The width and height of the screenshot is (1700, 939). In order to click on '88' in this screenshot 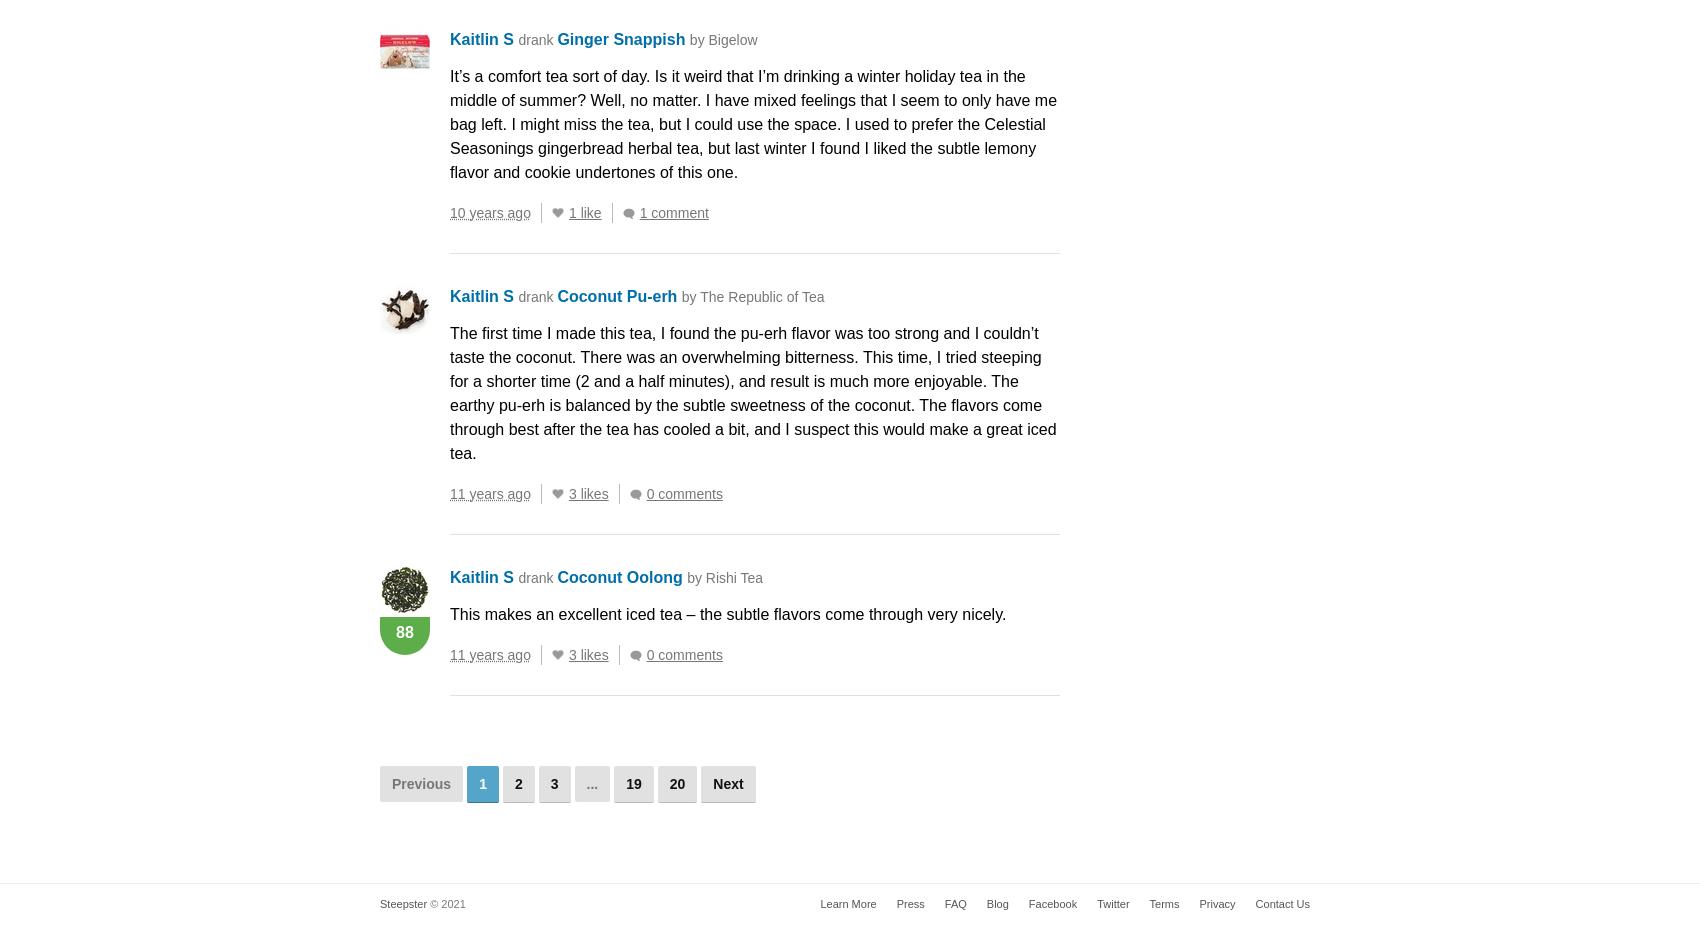, I will do `click(403, 631)`.